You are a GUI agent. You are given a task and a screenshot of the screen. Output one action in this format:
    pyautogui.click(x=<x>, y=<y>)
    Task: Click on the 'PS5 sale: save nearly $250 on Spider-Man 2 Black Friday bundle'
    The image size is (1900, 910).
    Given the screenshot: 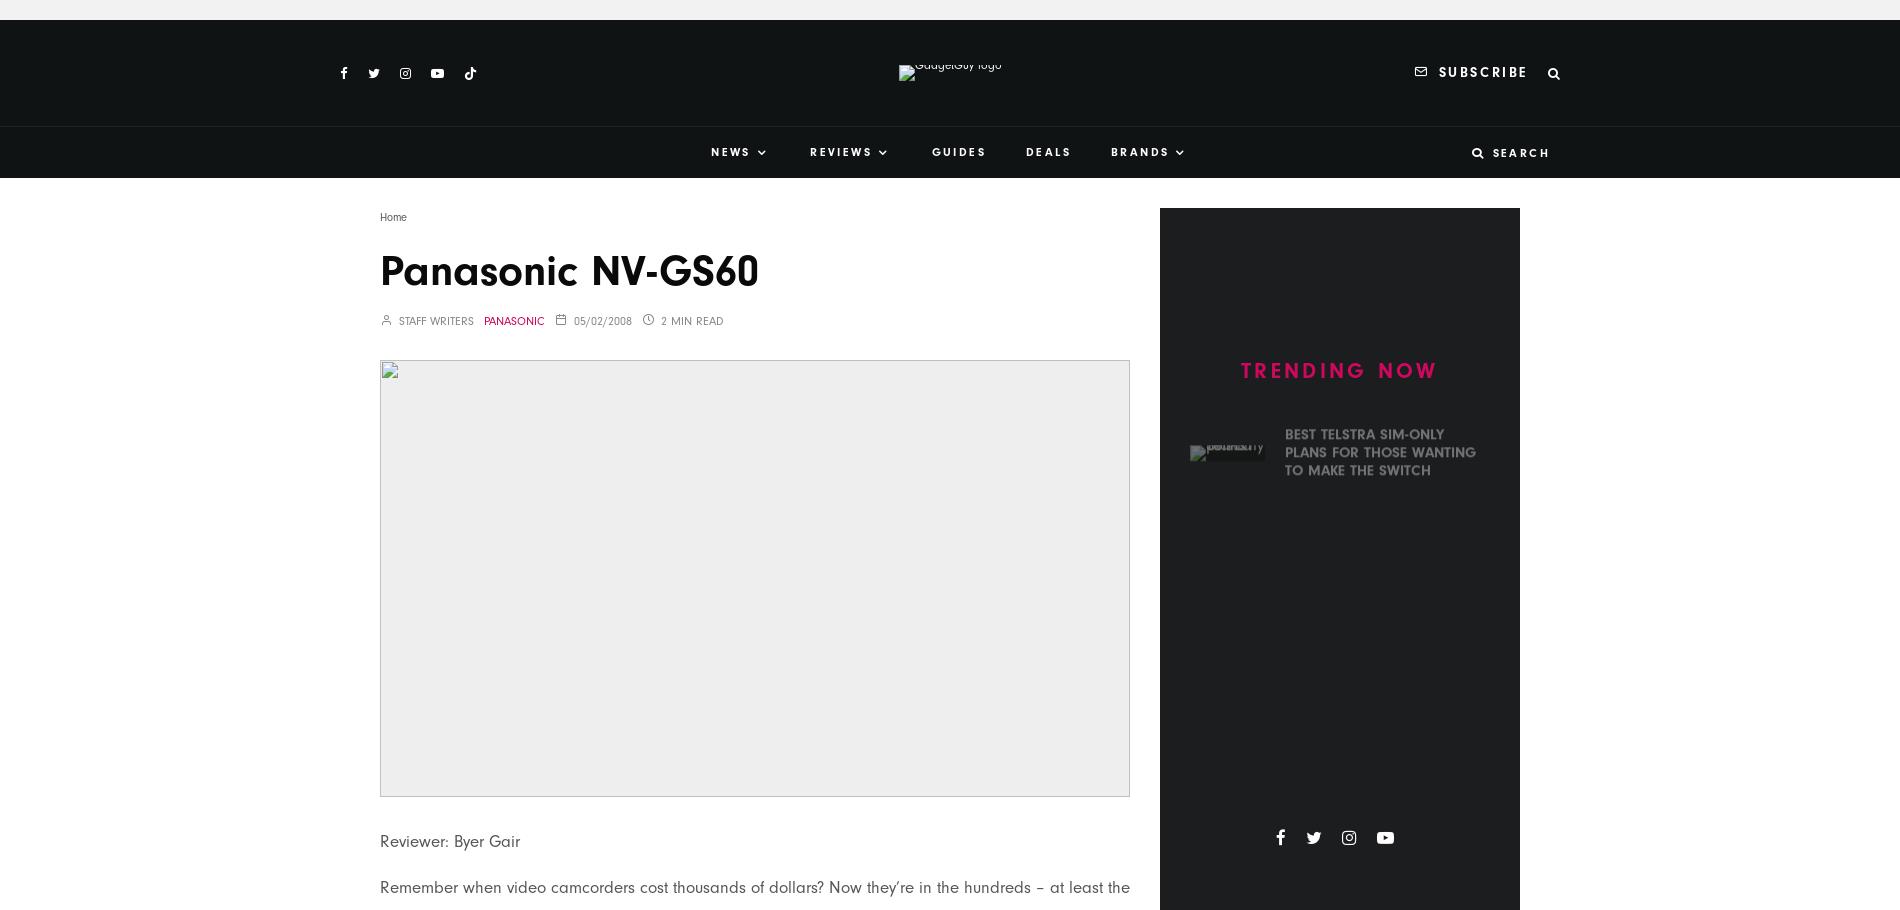 What is the action you would take?
    pyautogui.click(x=1379, y=765)
    